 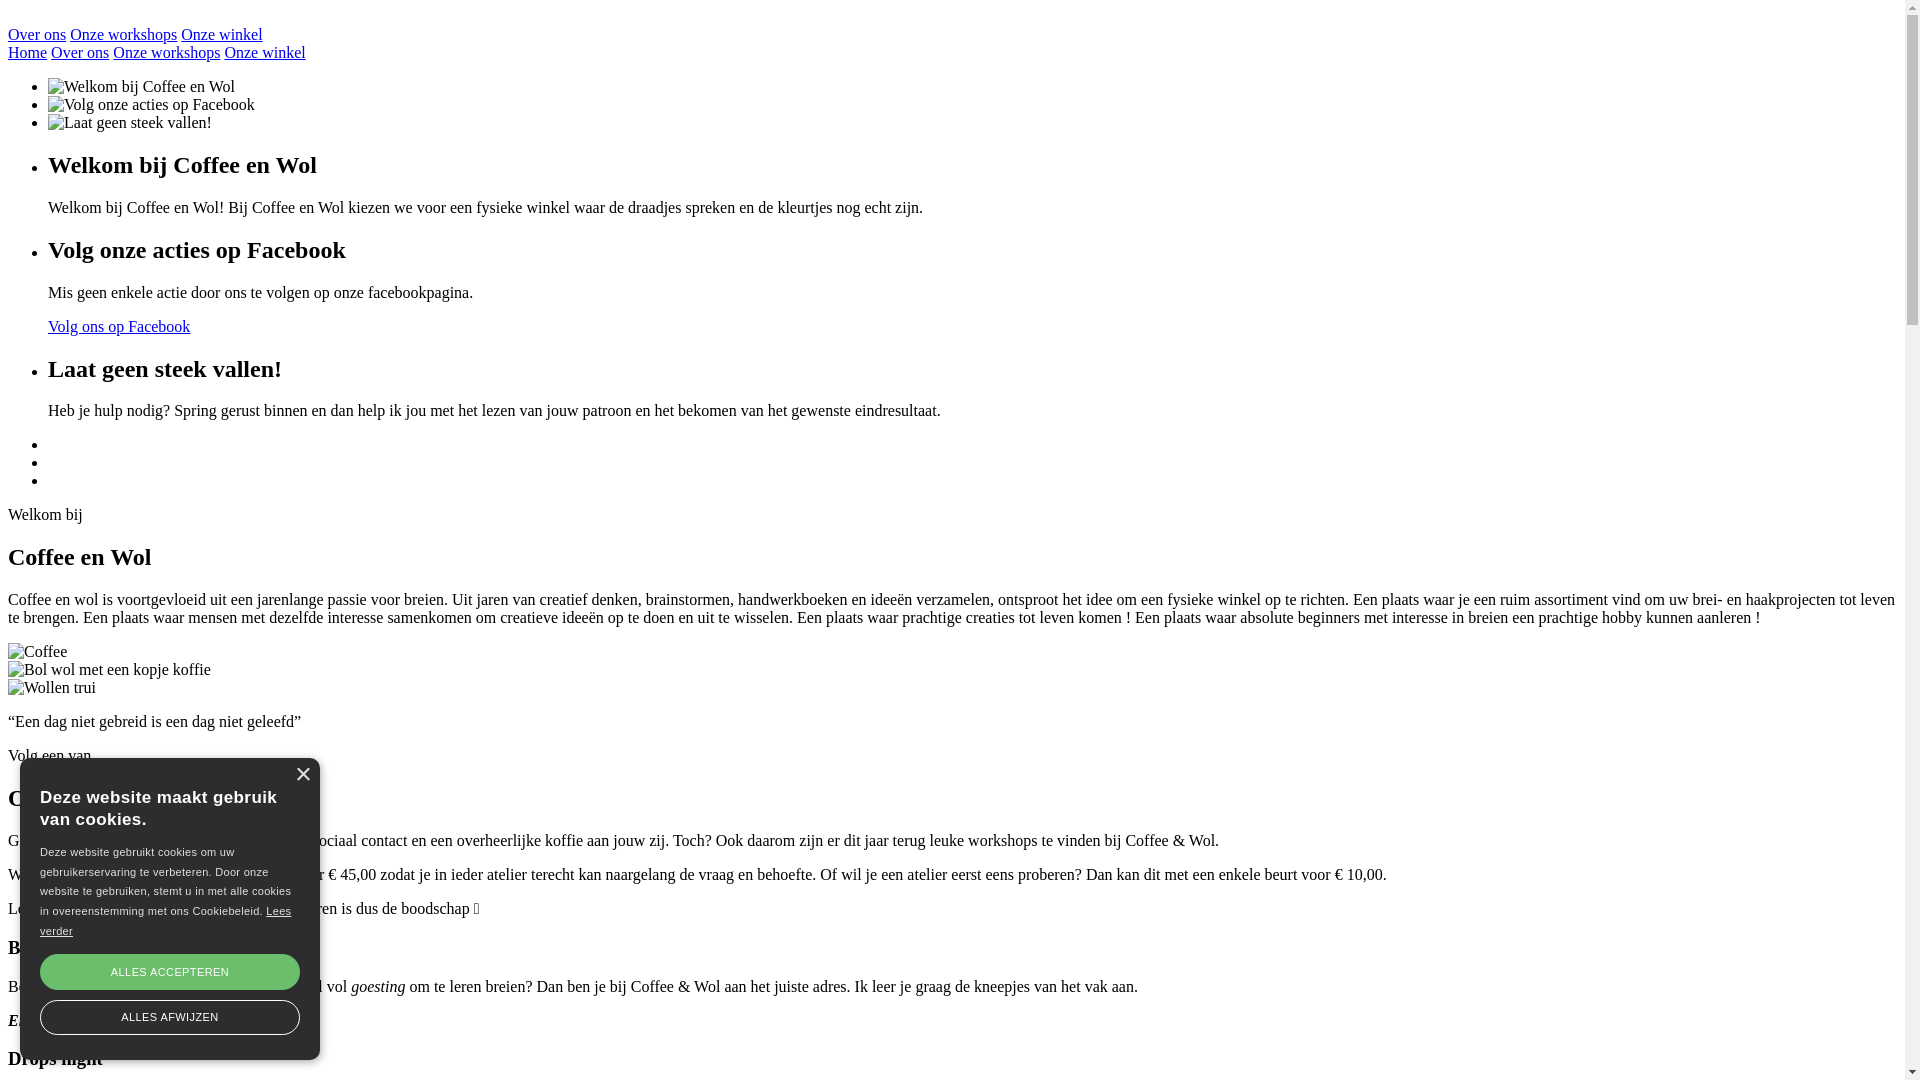 I want to click on 'Onze winkel', so click(x=221, y=34).